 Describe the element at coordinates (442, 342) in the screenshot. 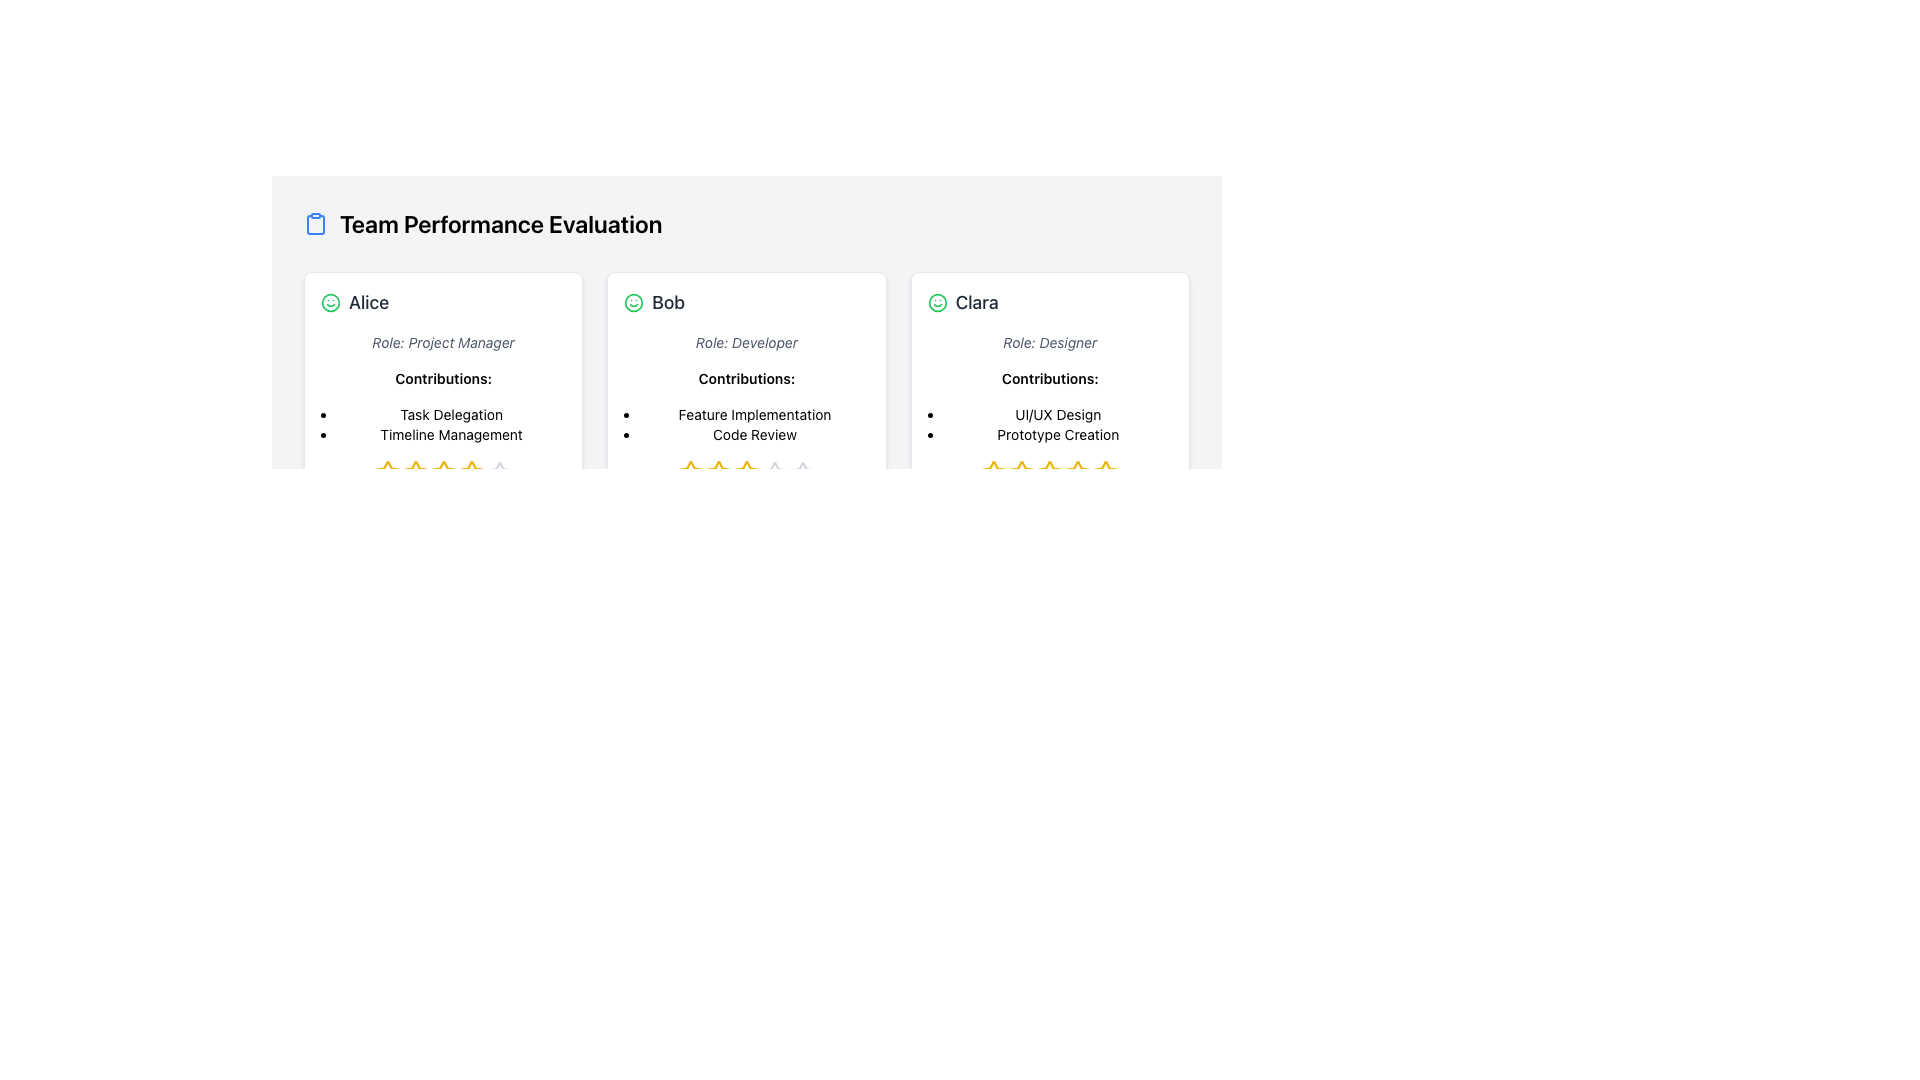

I see `the text label indicating 'Role: Project Manager' for 'Alice', located in the middle section of the first card, below the name 'Alice' and above 'Contributions:'` at that location.